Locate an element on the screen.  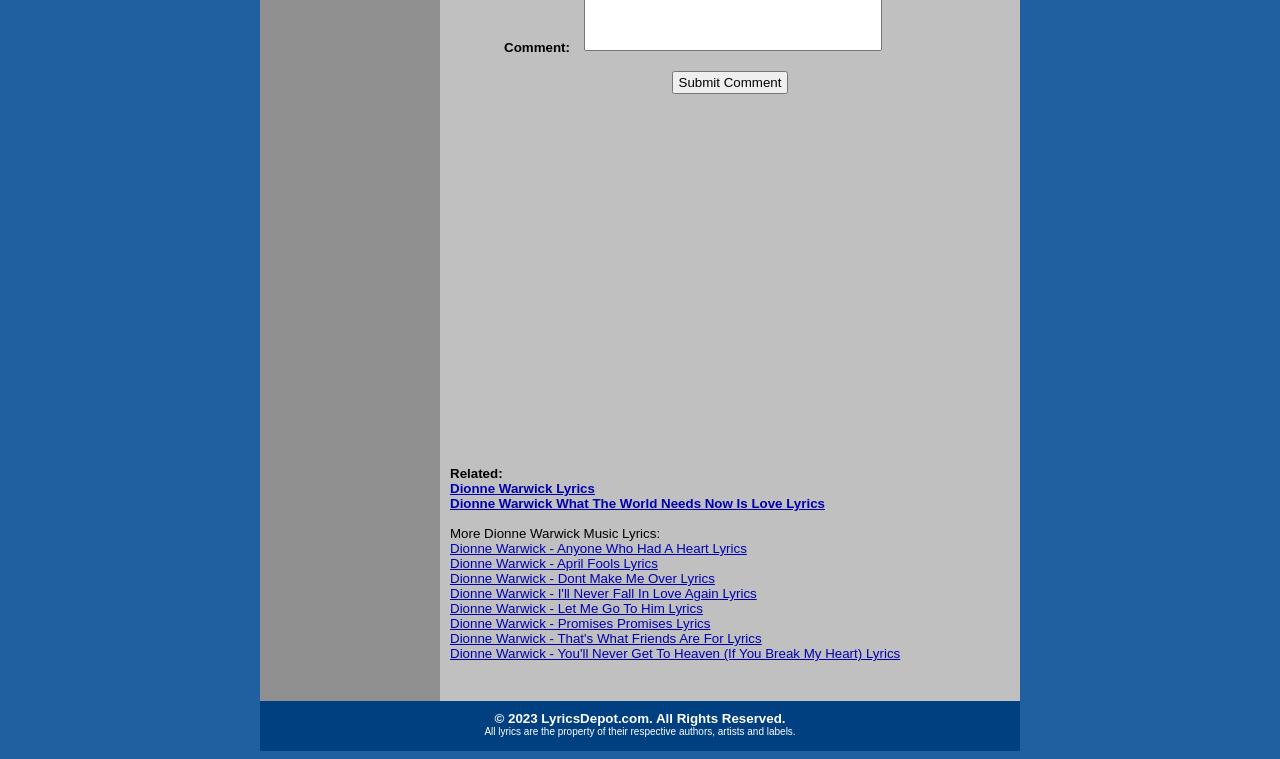
'Dionne Warwick What The World Needs Now Is Love Lyrics' is located at coordinates (449, 503).